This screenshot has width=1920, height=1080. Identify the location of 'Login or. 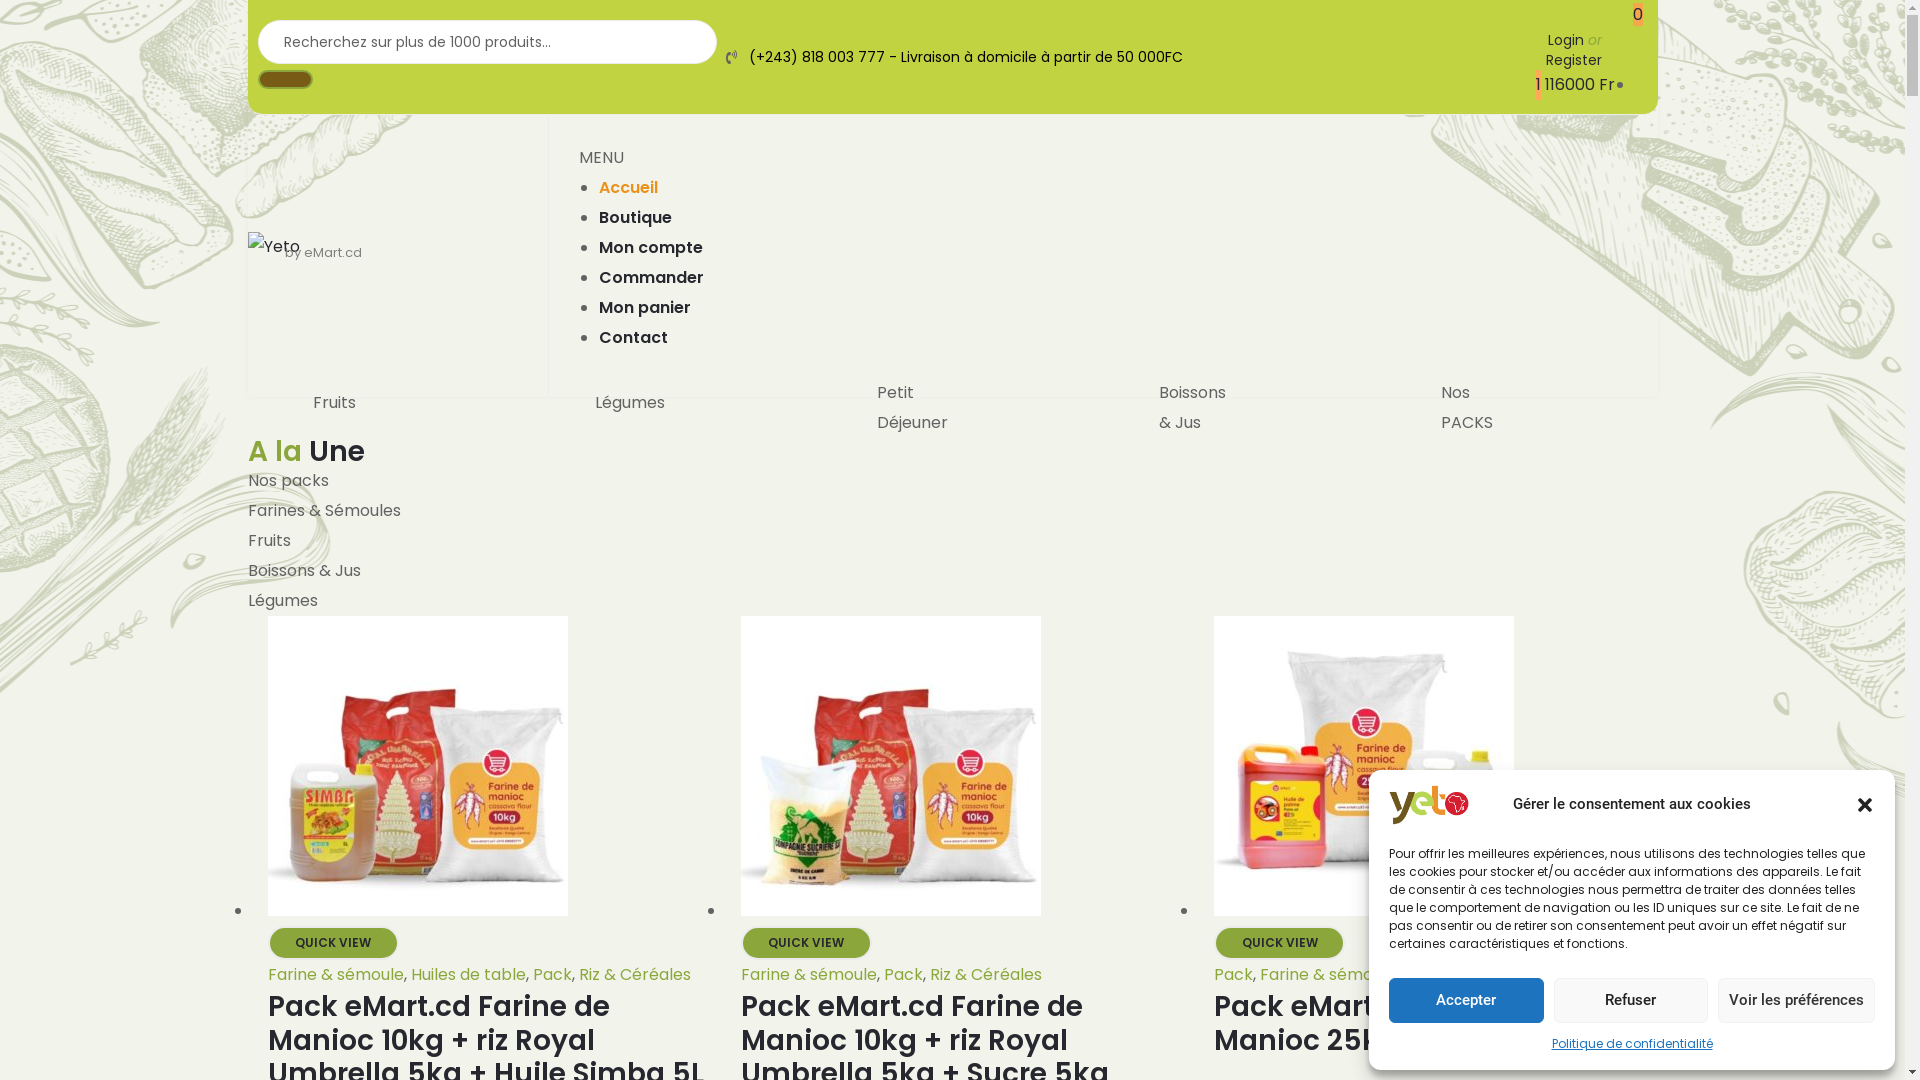
(1535, 49).